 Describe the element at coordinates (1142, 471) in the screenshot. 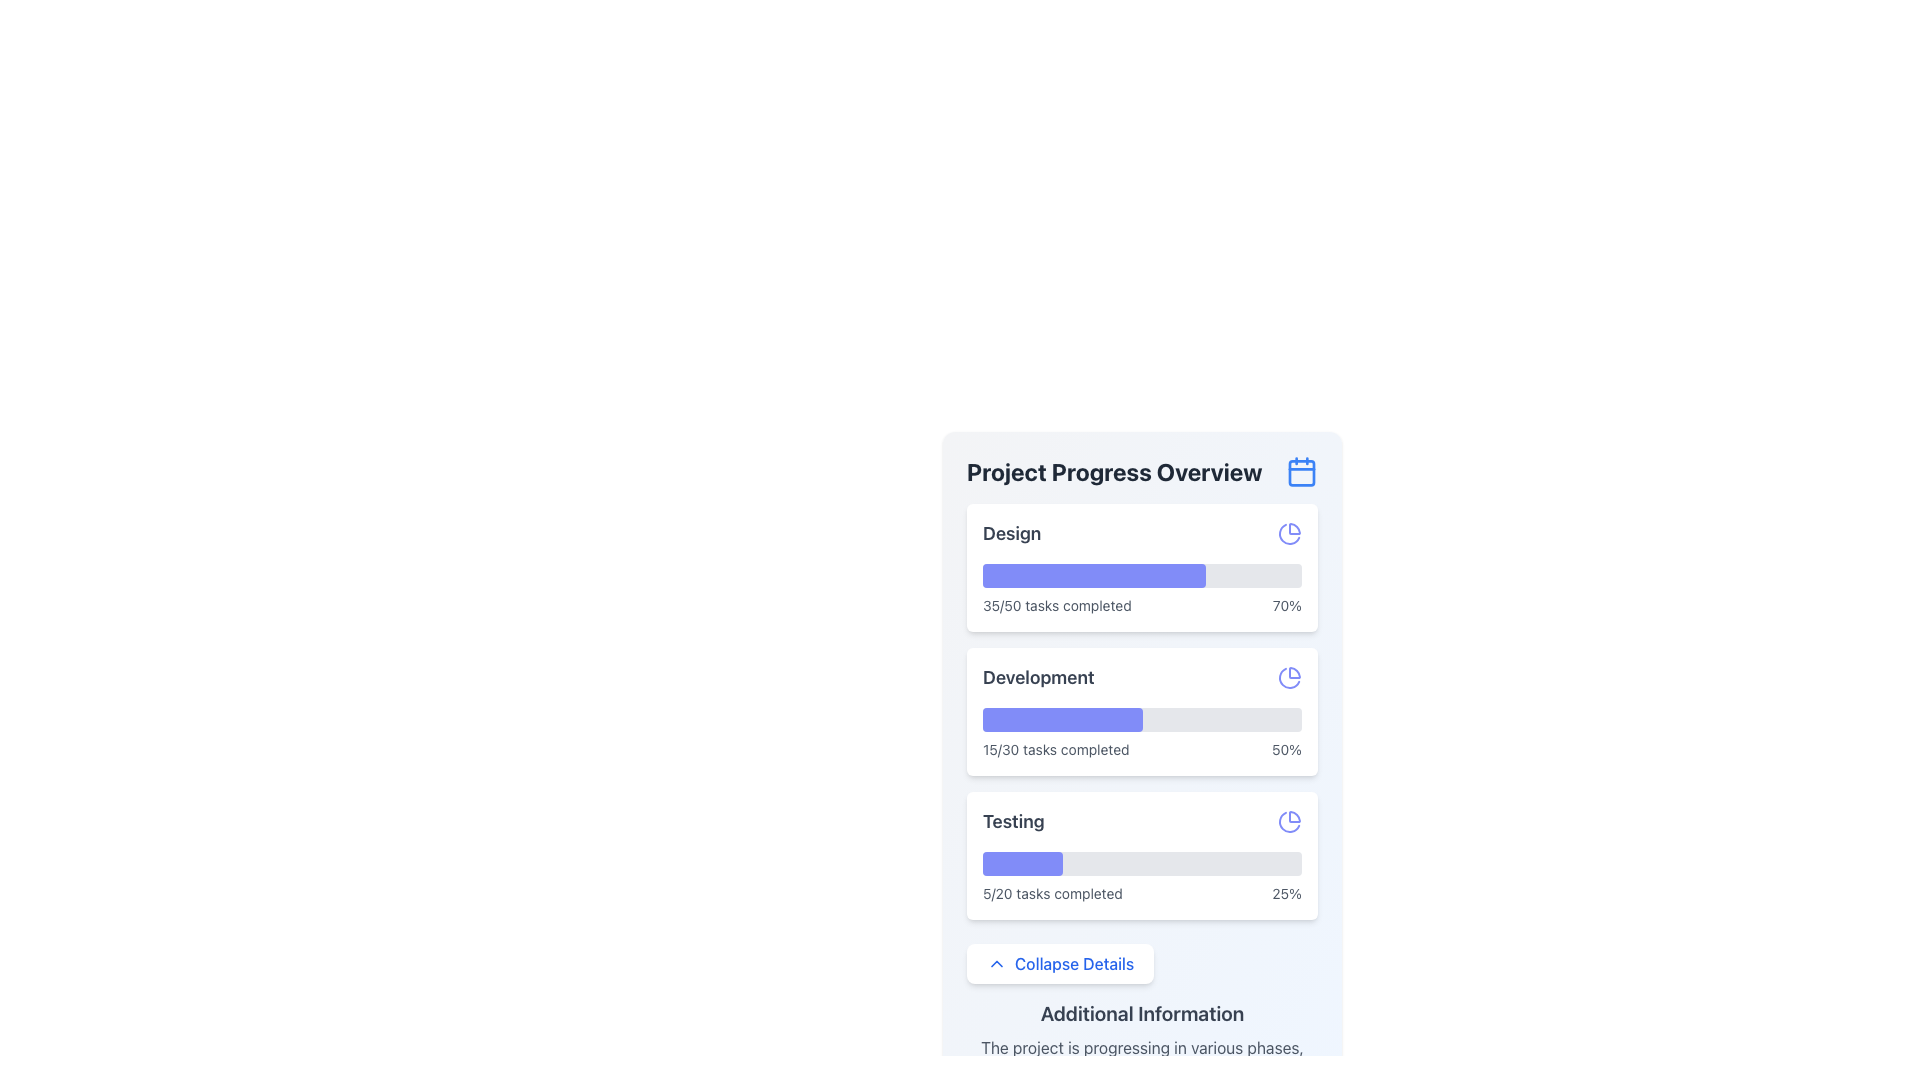

I see `the heading element with the text 'Project Progress Overview' and a blue calendar icon, located at the top of the project progress metrics section` at that location.